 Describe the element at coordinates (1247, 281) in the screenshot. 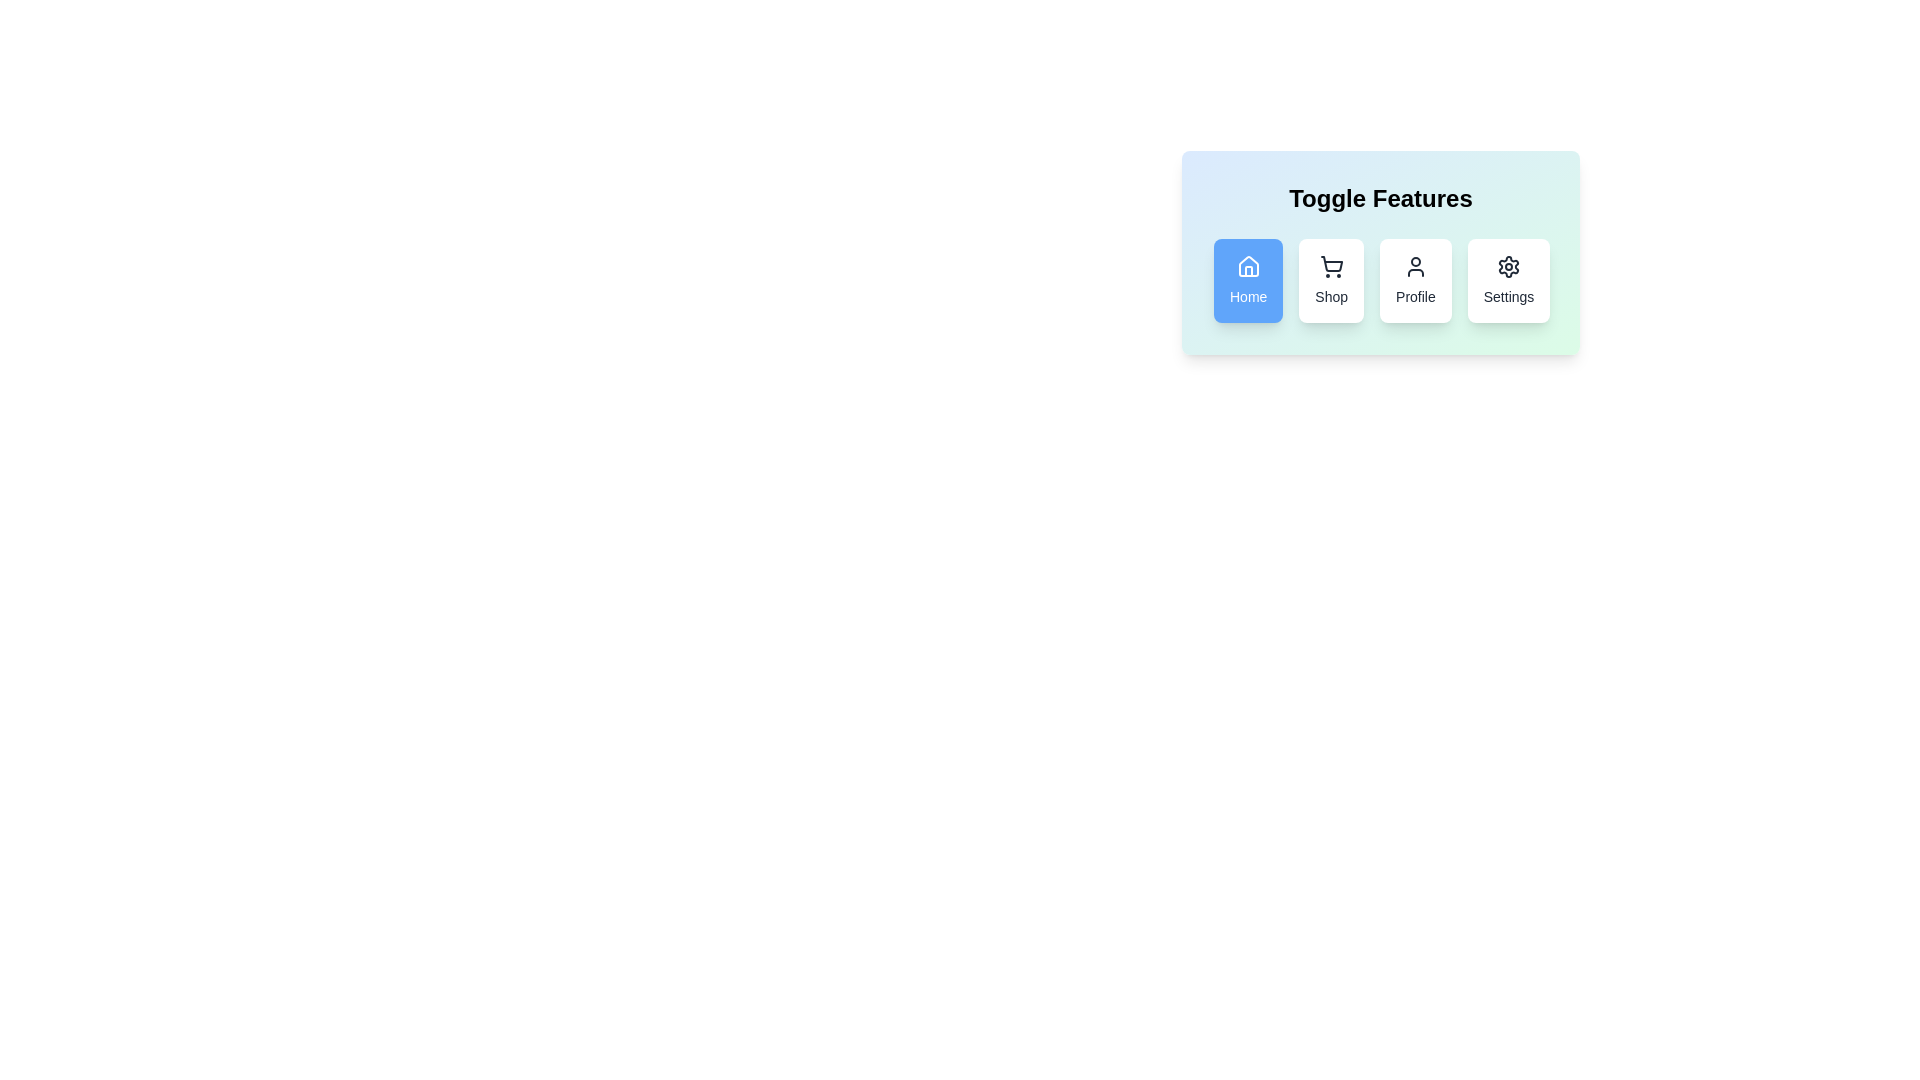

I see `the feature corresponding to Home` at that location.